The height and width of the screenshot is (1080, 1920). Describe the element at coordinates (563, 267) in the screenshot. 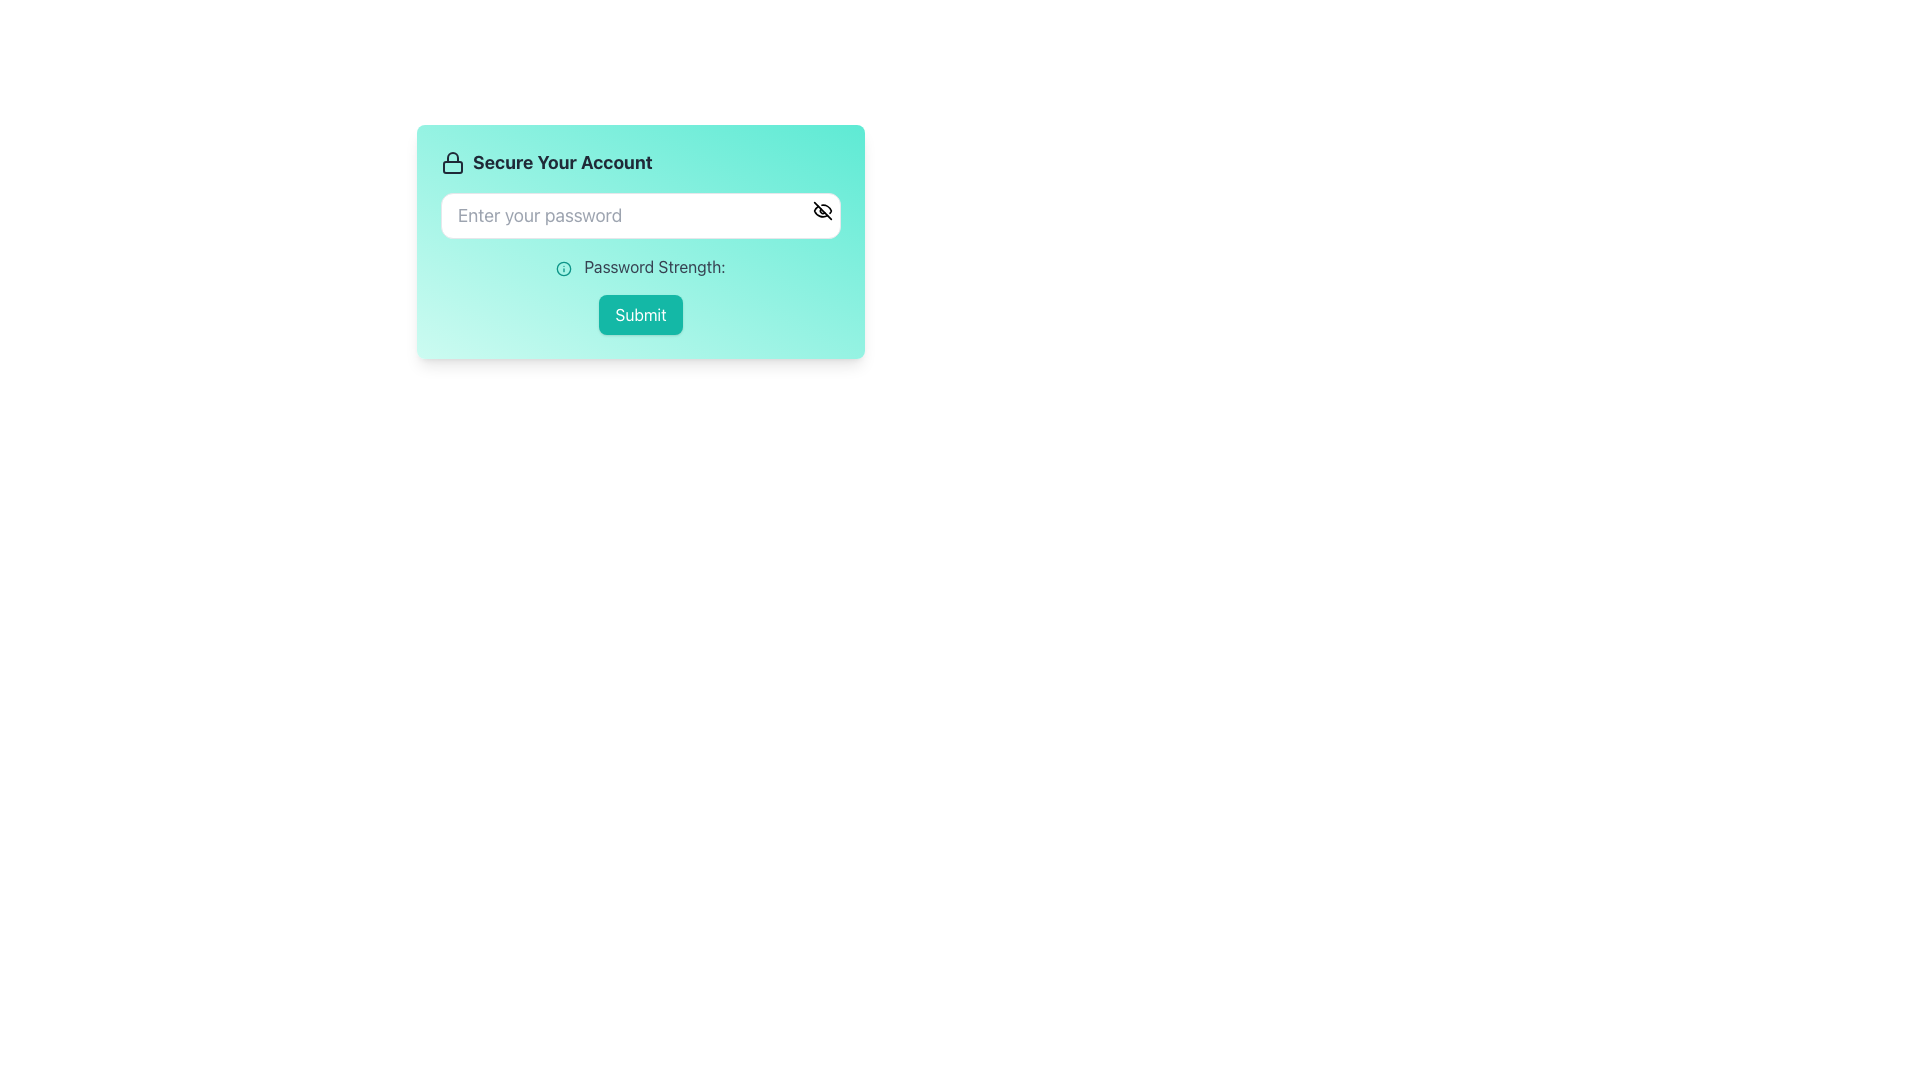

I see `the small circular teal information icon located to the left of the text 'Password Strength:'` at that location.